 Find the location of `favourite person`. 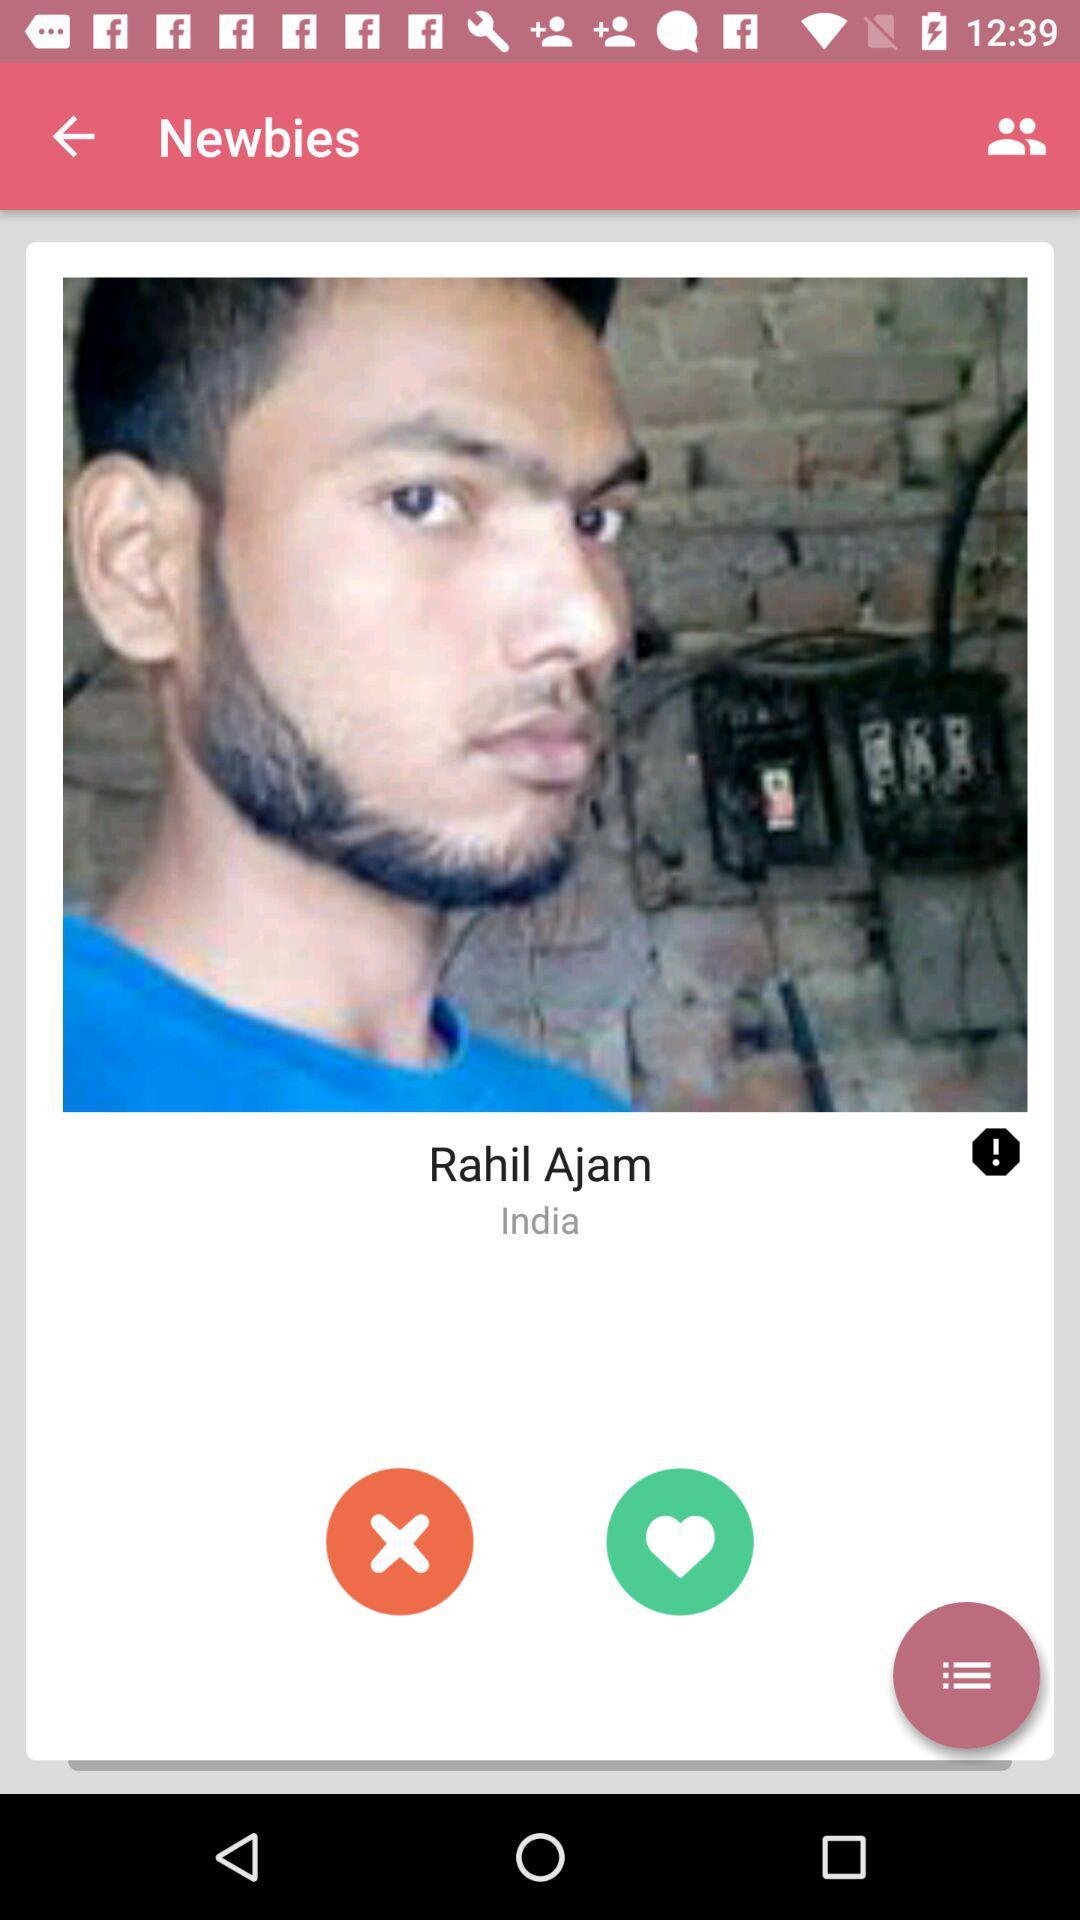

favourite person is located at coordinates (678, 1540).